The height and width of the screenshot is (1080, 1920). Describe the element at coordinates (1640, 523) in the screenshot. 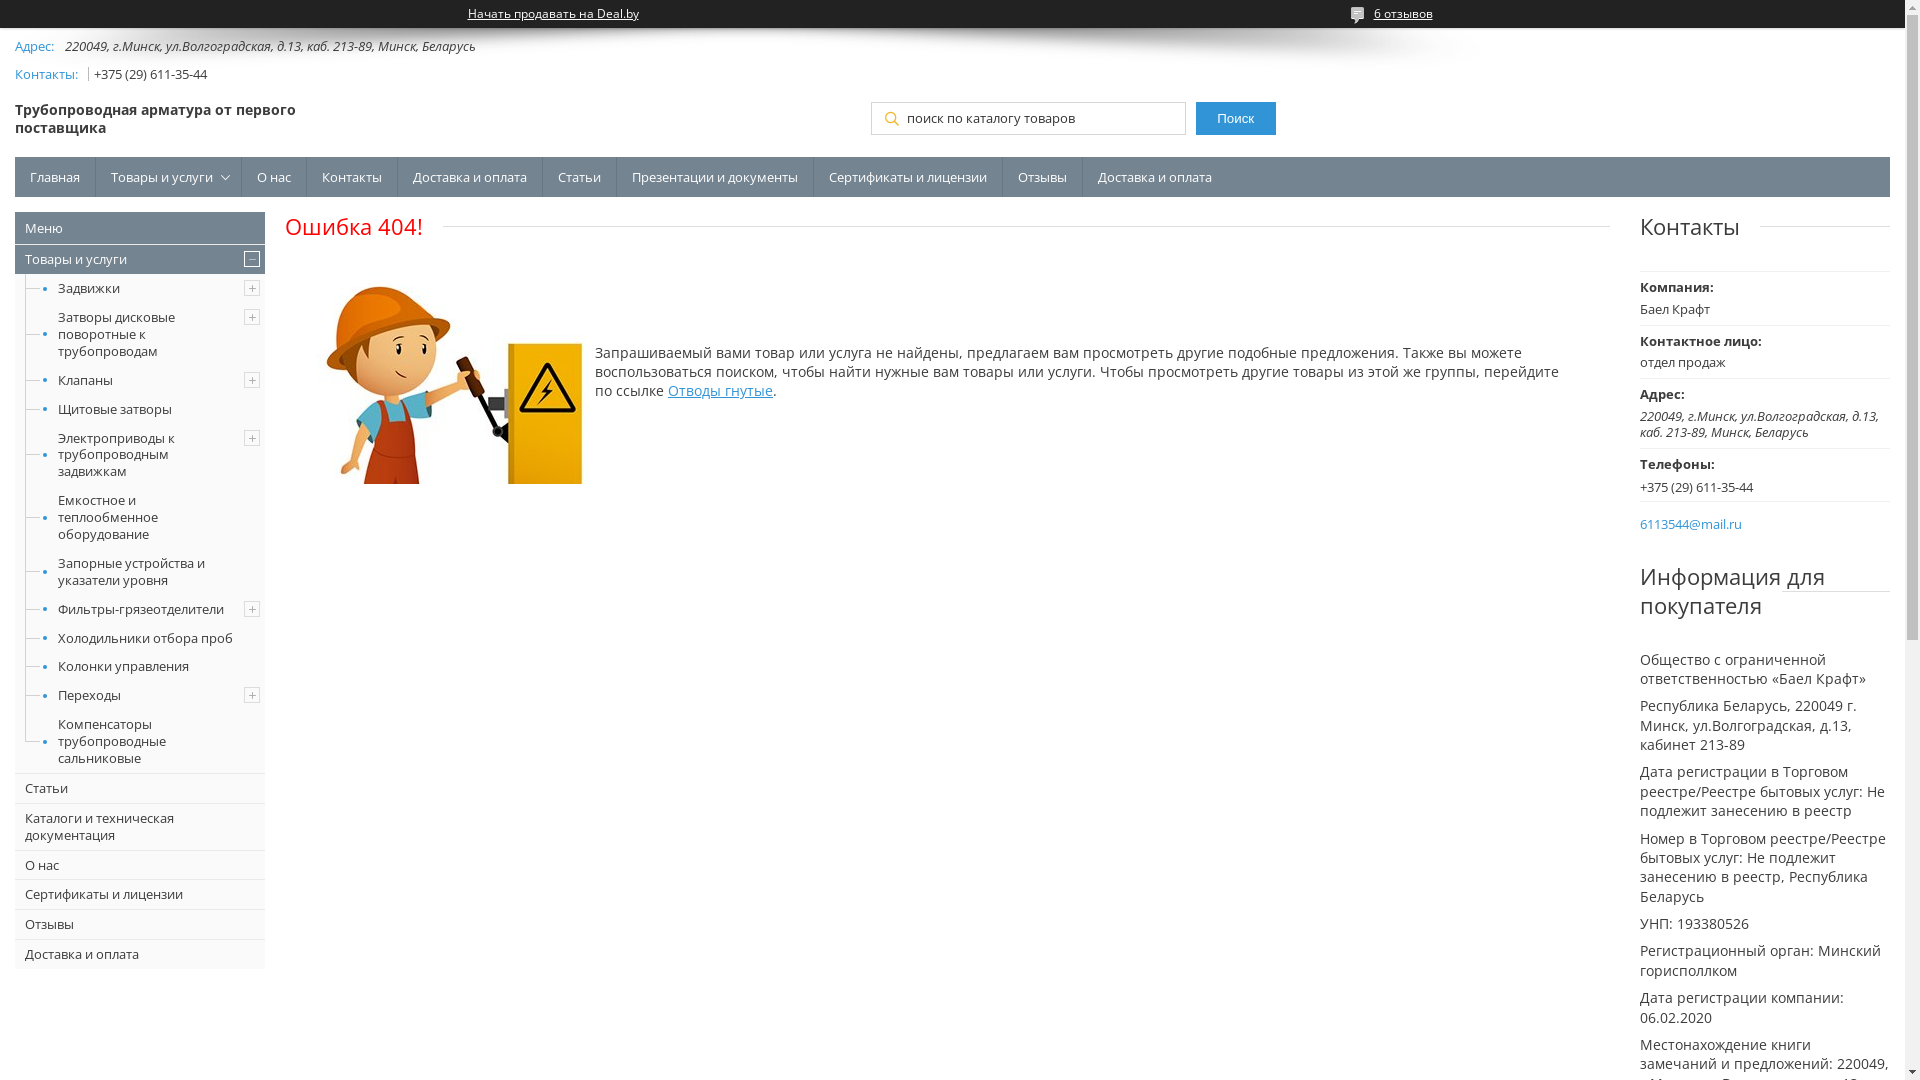

I see `'6113544@mail.ru'` at that location.